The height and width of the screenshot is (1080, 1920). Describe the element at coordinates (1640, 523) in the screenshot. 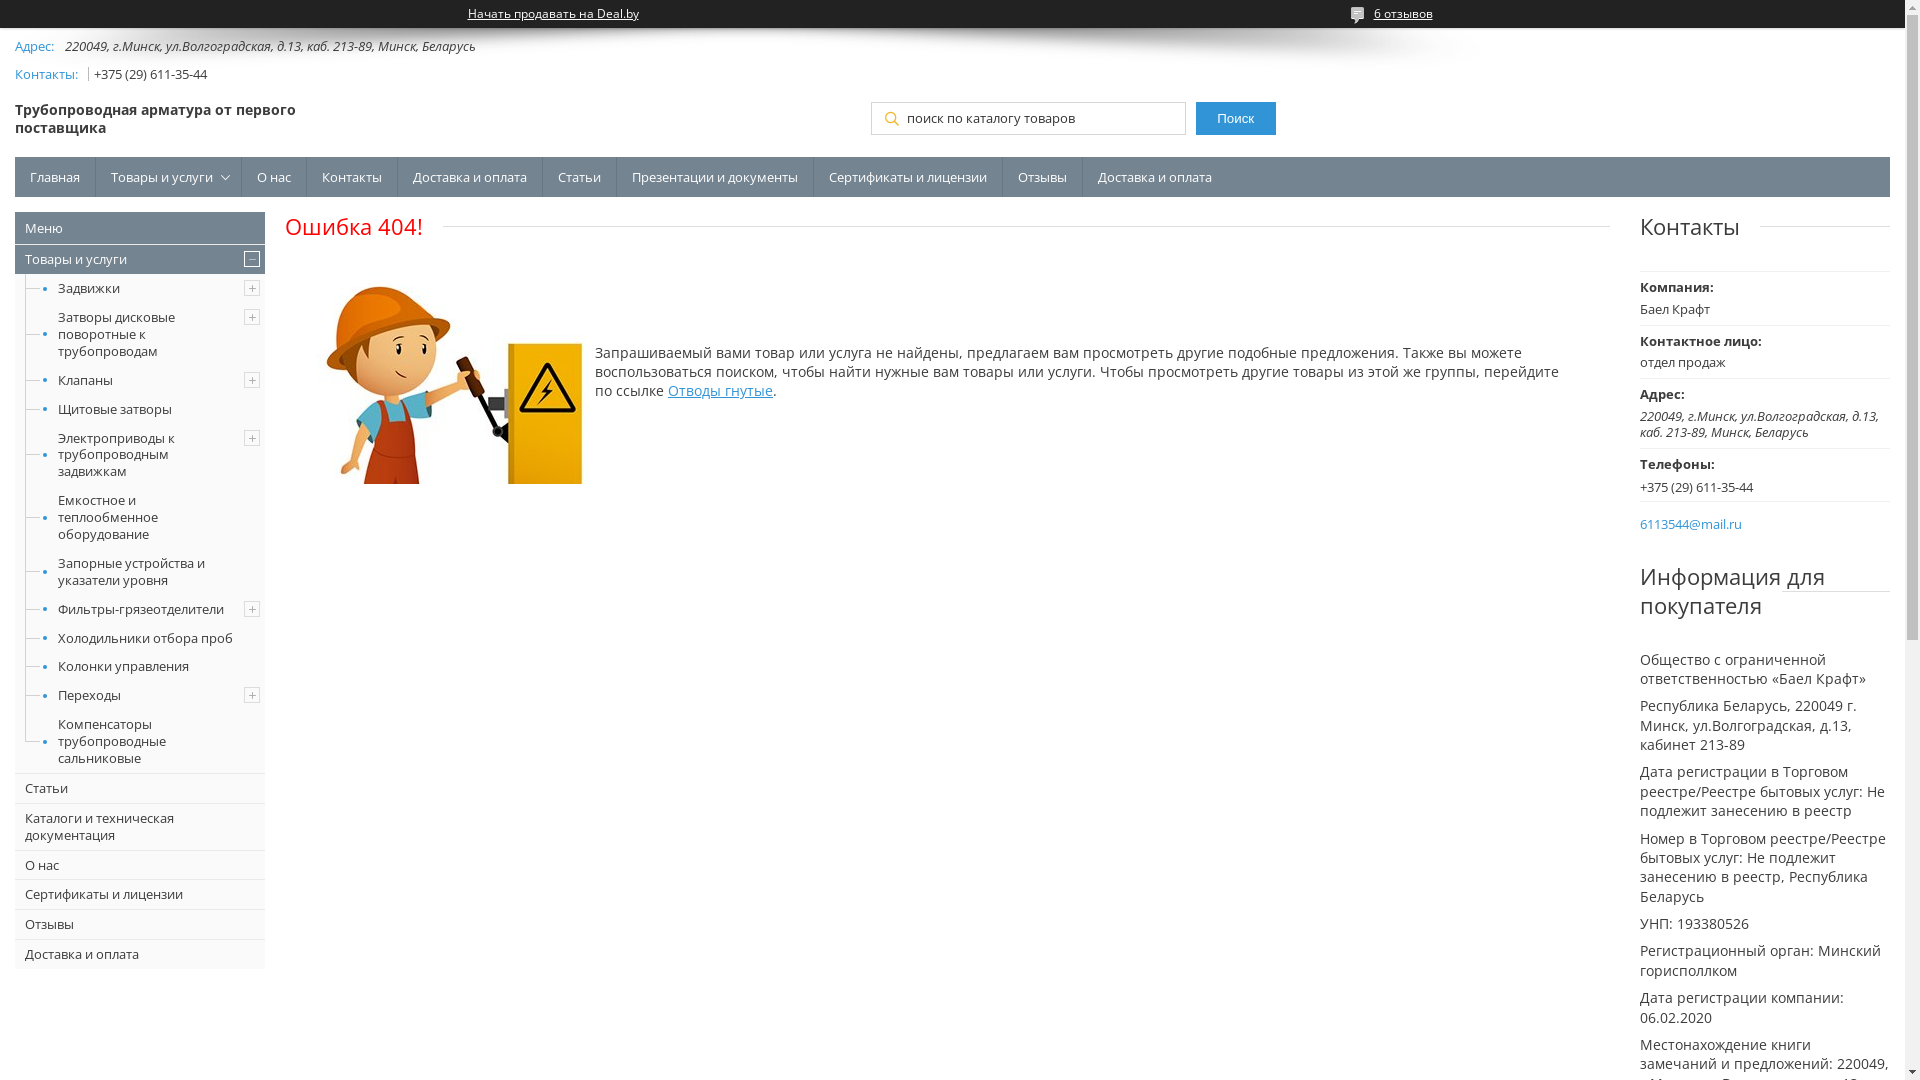

I see `'6113544@mail.ru'` at that location.